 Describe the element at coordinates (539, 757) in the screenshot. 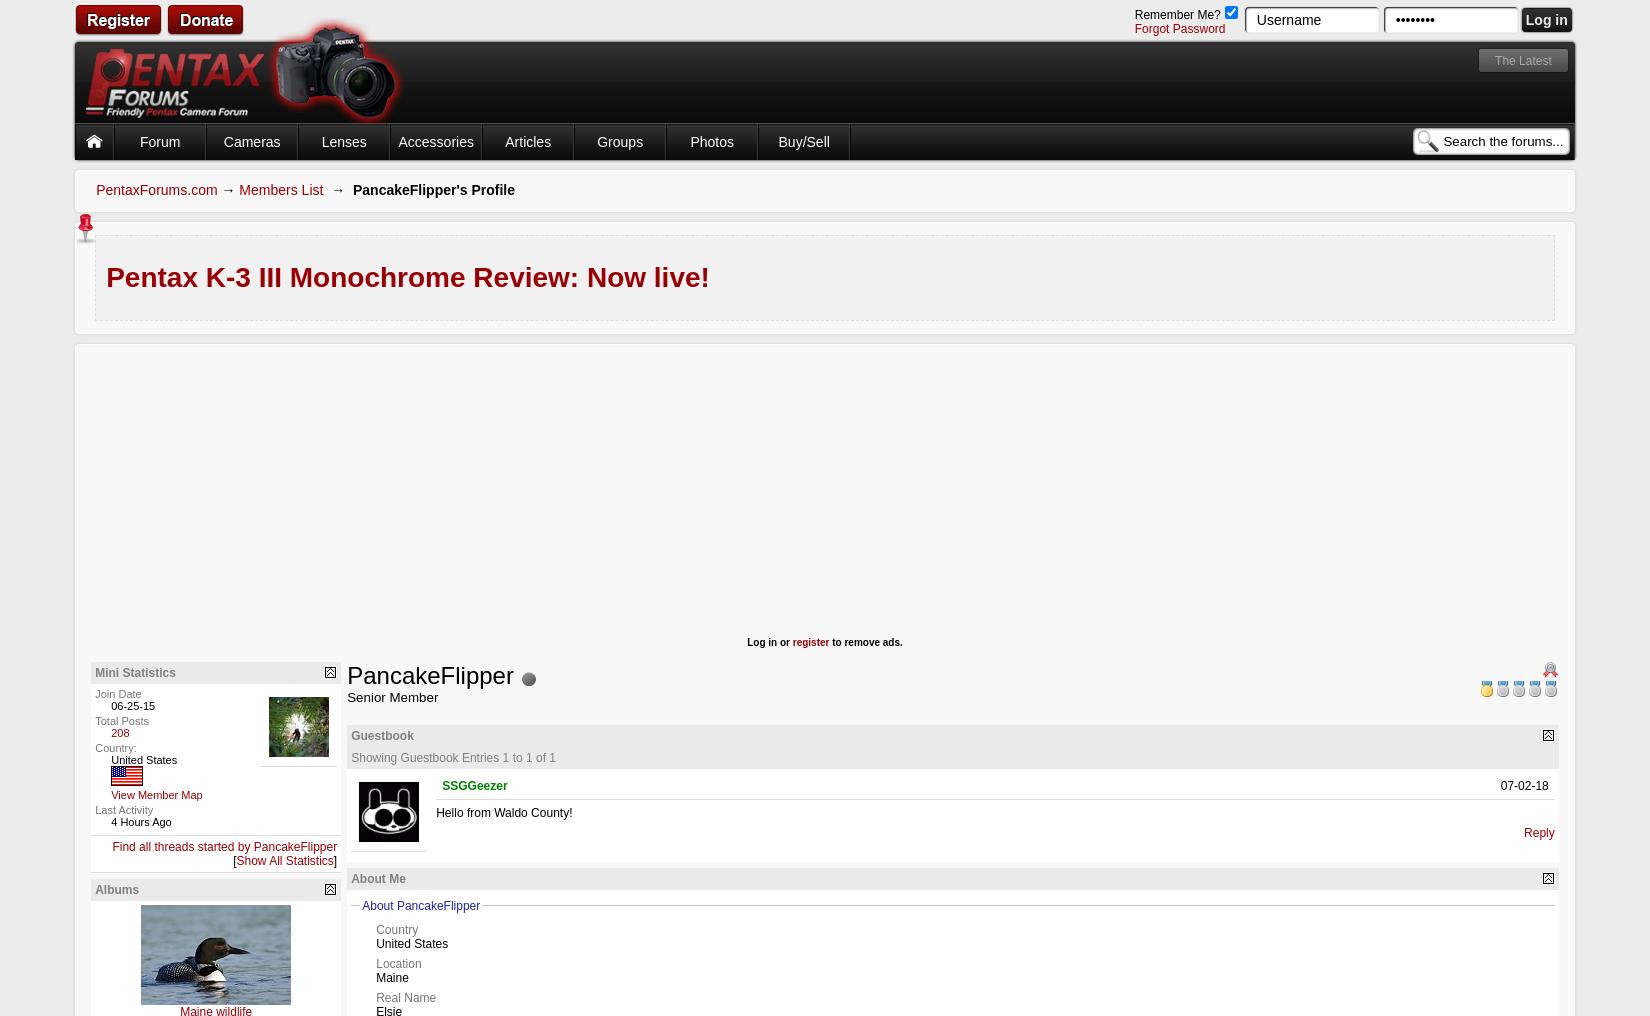

I see `'of'` at that location.